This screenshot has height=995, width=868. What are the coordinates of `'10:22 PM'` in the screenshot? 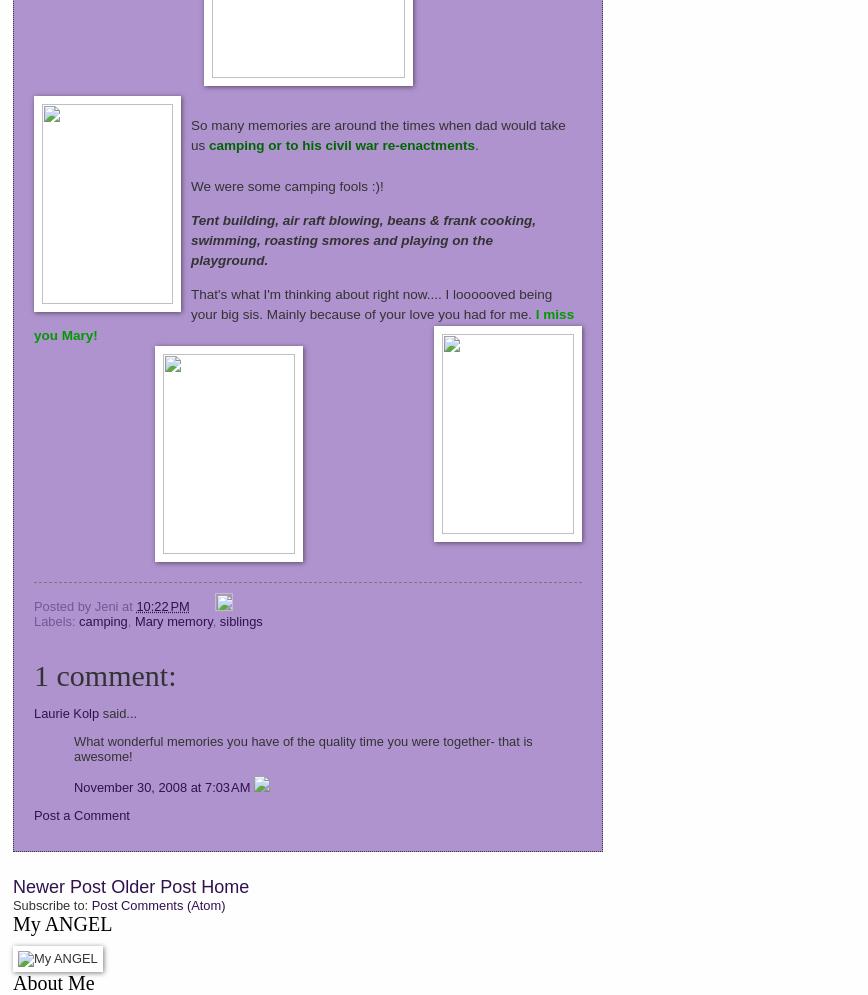 It's located at (162, 604).